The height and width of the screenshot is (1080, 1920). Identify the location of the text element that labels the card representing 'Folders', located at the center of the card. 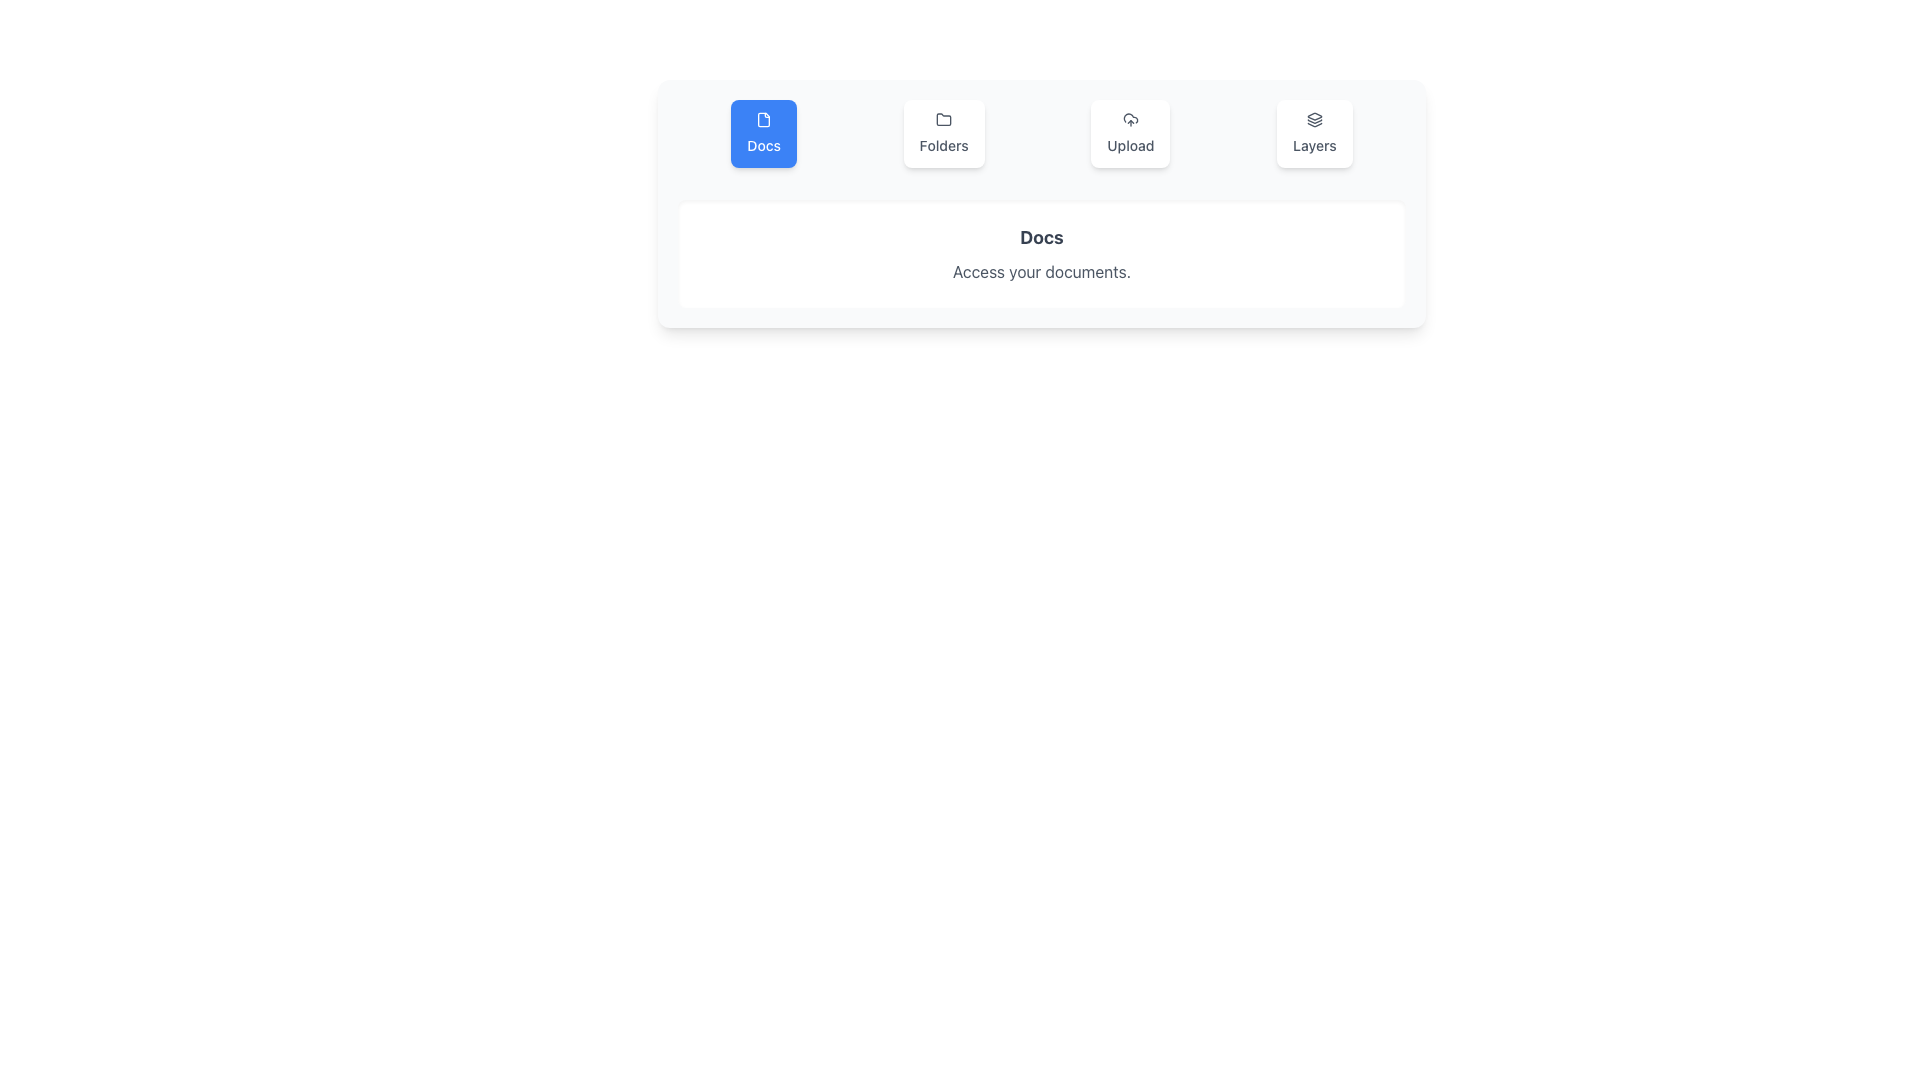
(943, 145).